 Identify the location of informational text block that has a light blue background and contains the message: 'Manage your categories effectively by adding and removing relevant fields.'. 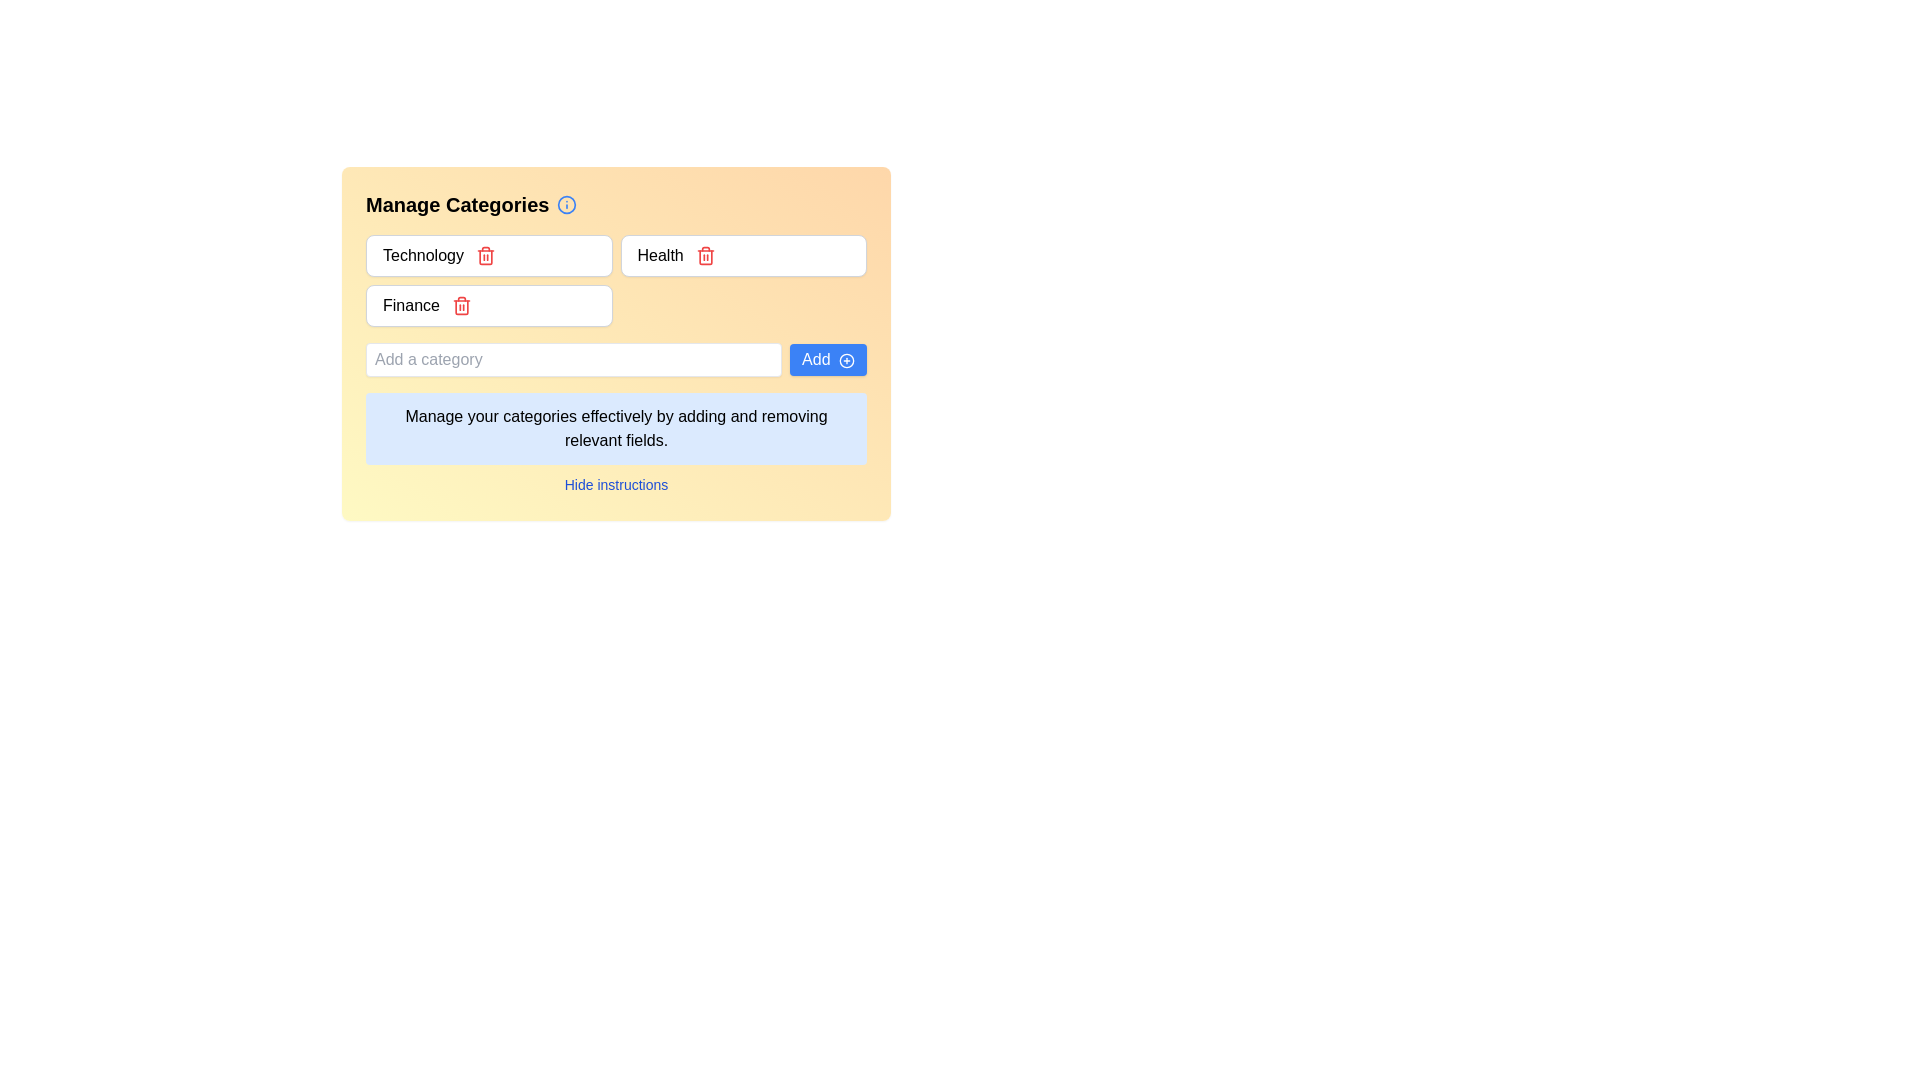
(615, 427).